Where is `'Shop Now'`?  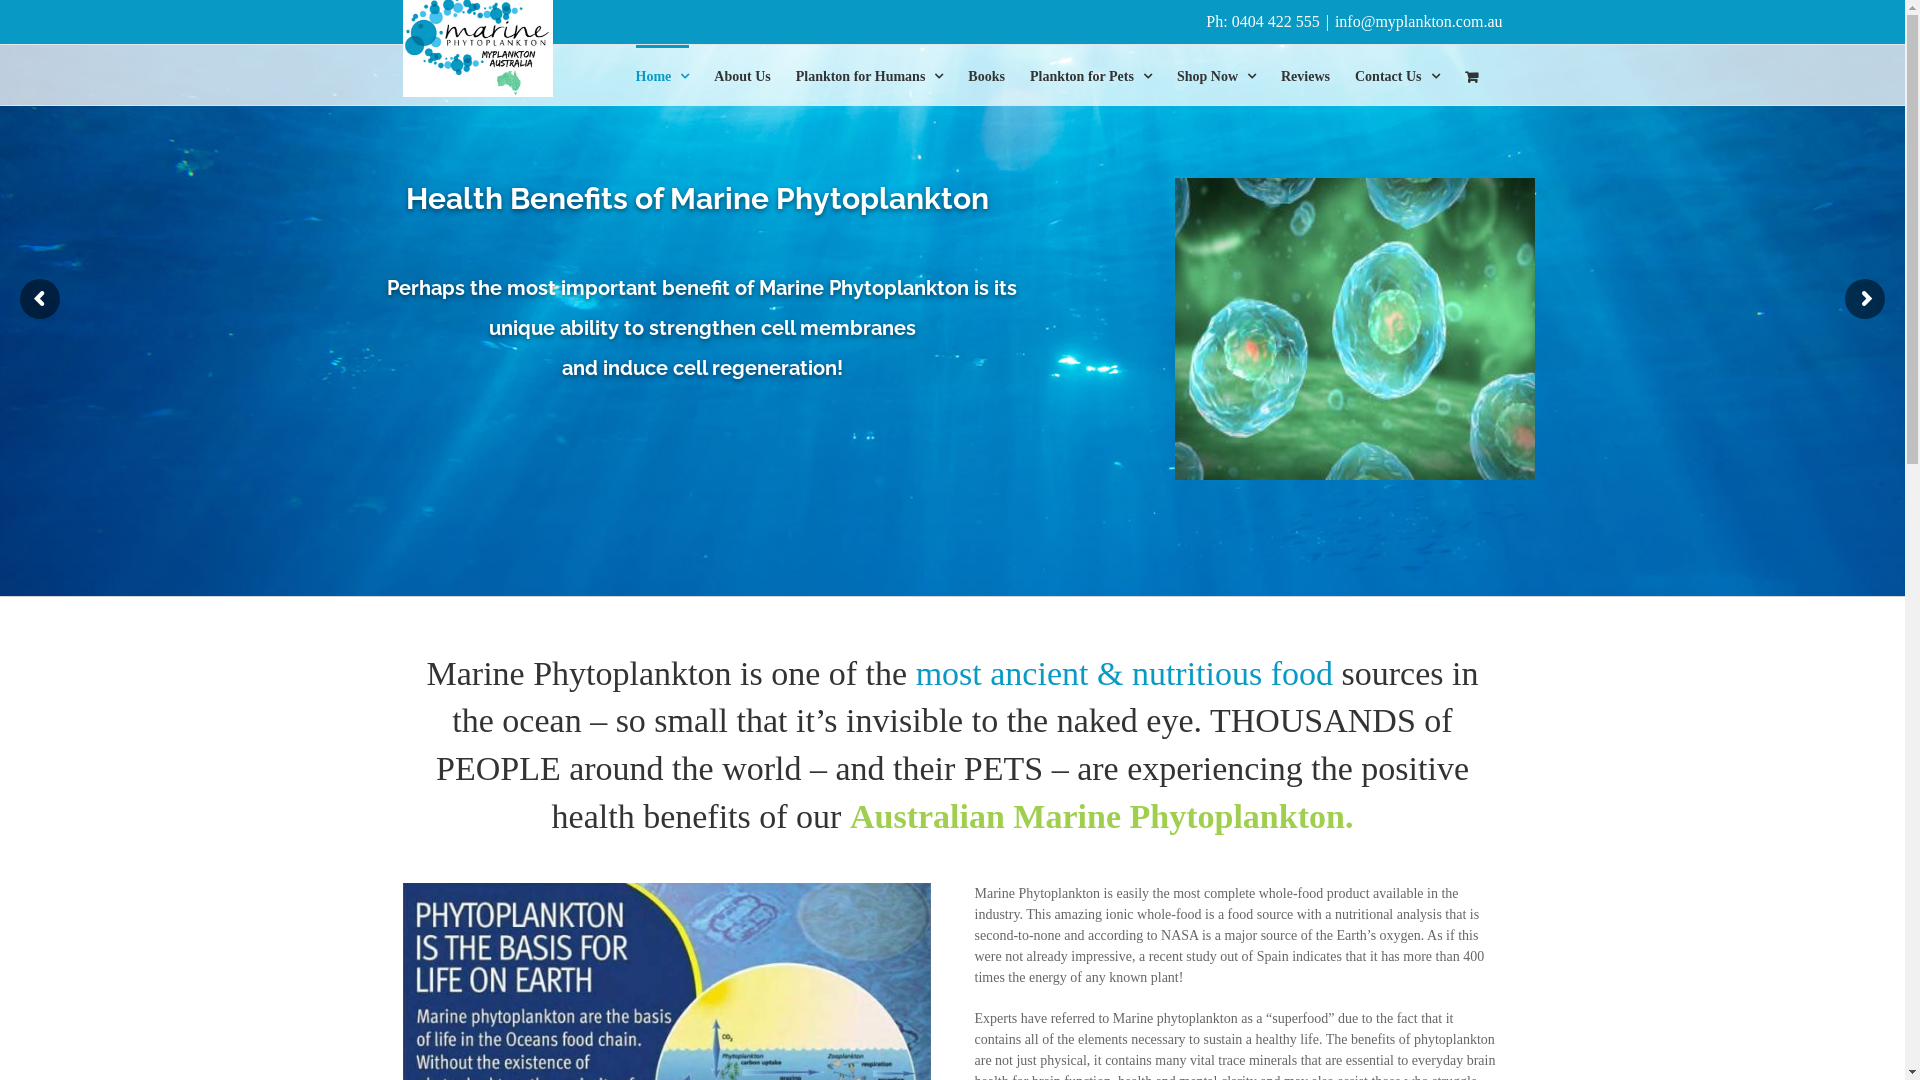
'Shop Now' is located at coordinates (1215, 73).